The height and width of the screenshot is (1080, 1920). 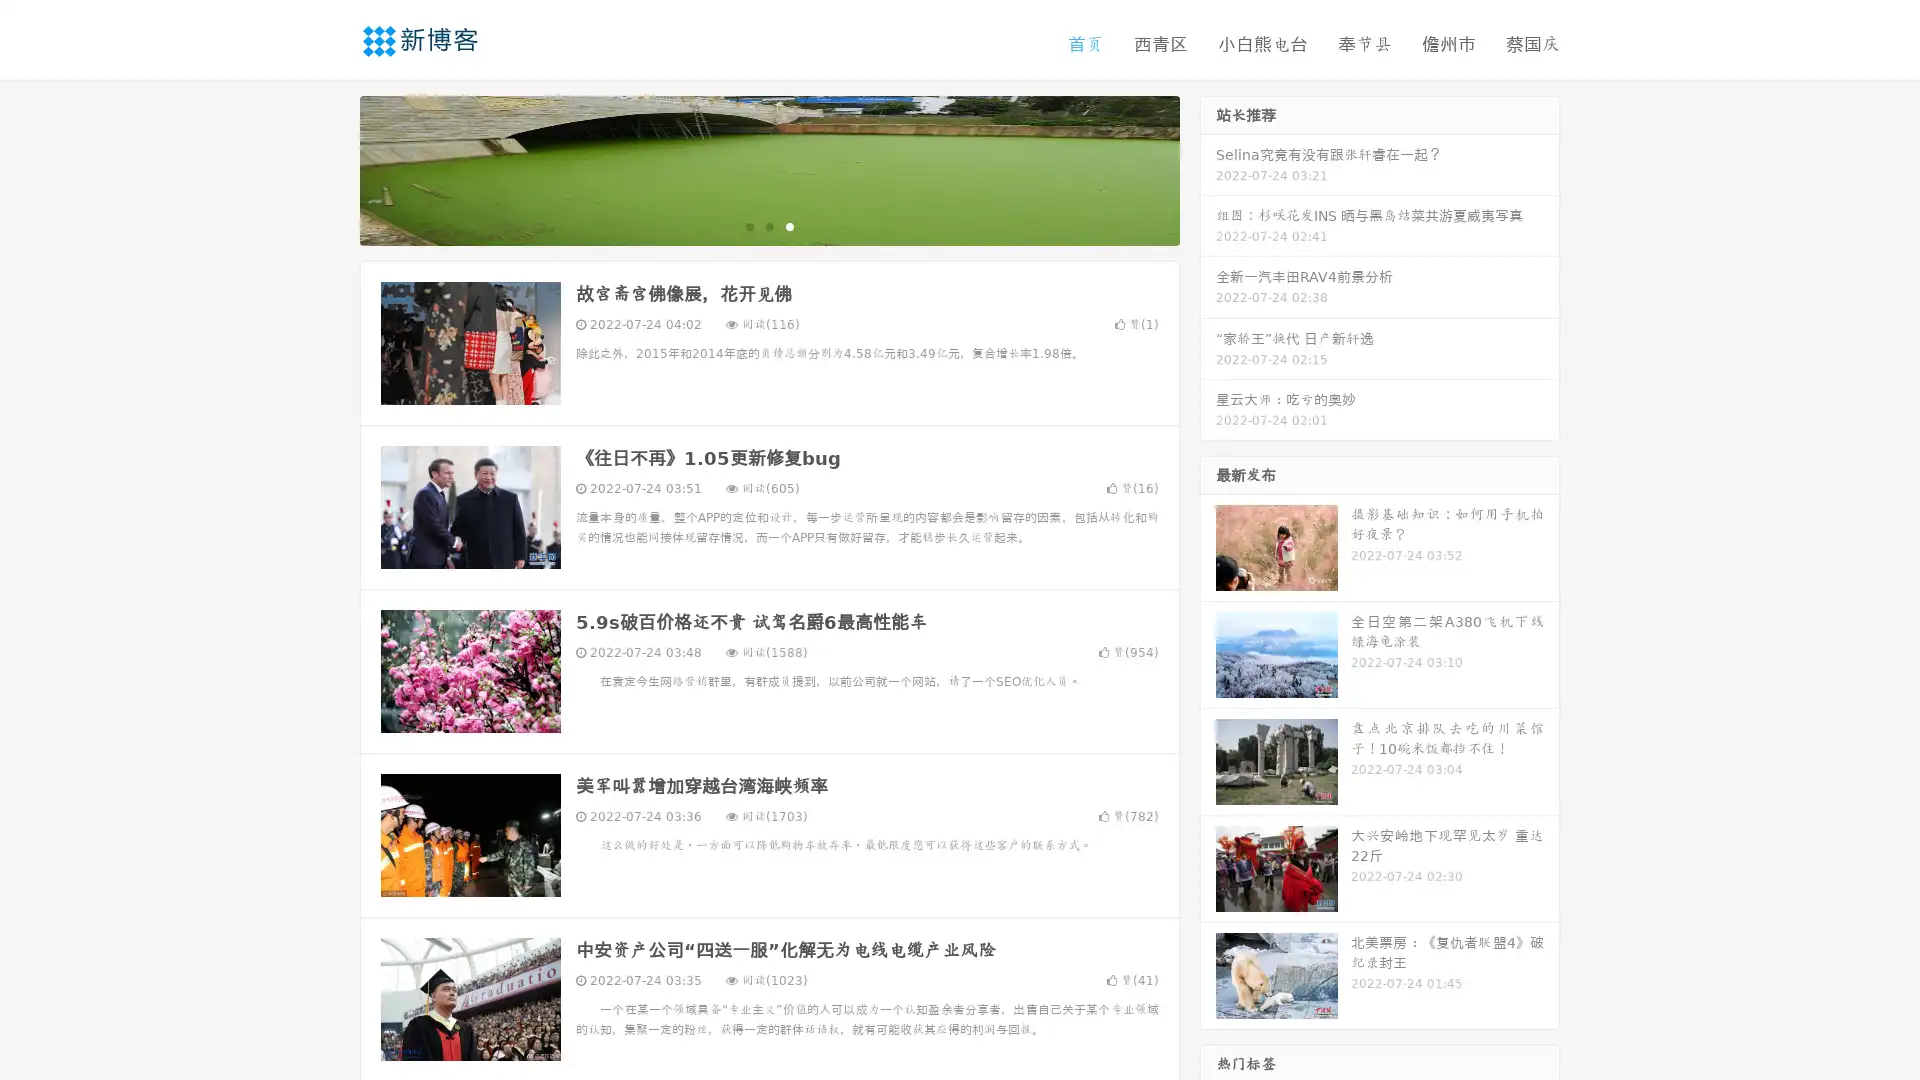 I want to click on Go to slide 1, so click(x=748, y=225).